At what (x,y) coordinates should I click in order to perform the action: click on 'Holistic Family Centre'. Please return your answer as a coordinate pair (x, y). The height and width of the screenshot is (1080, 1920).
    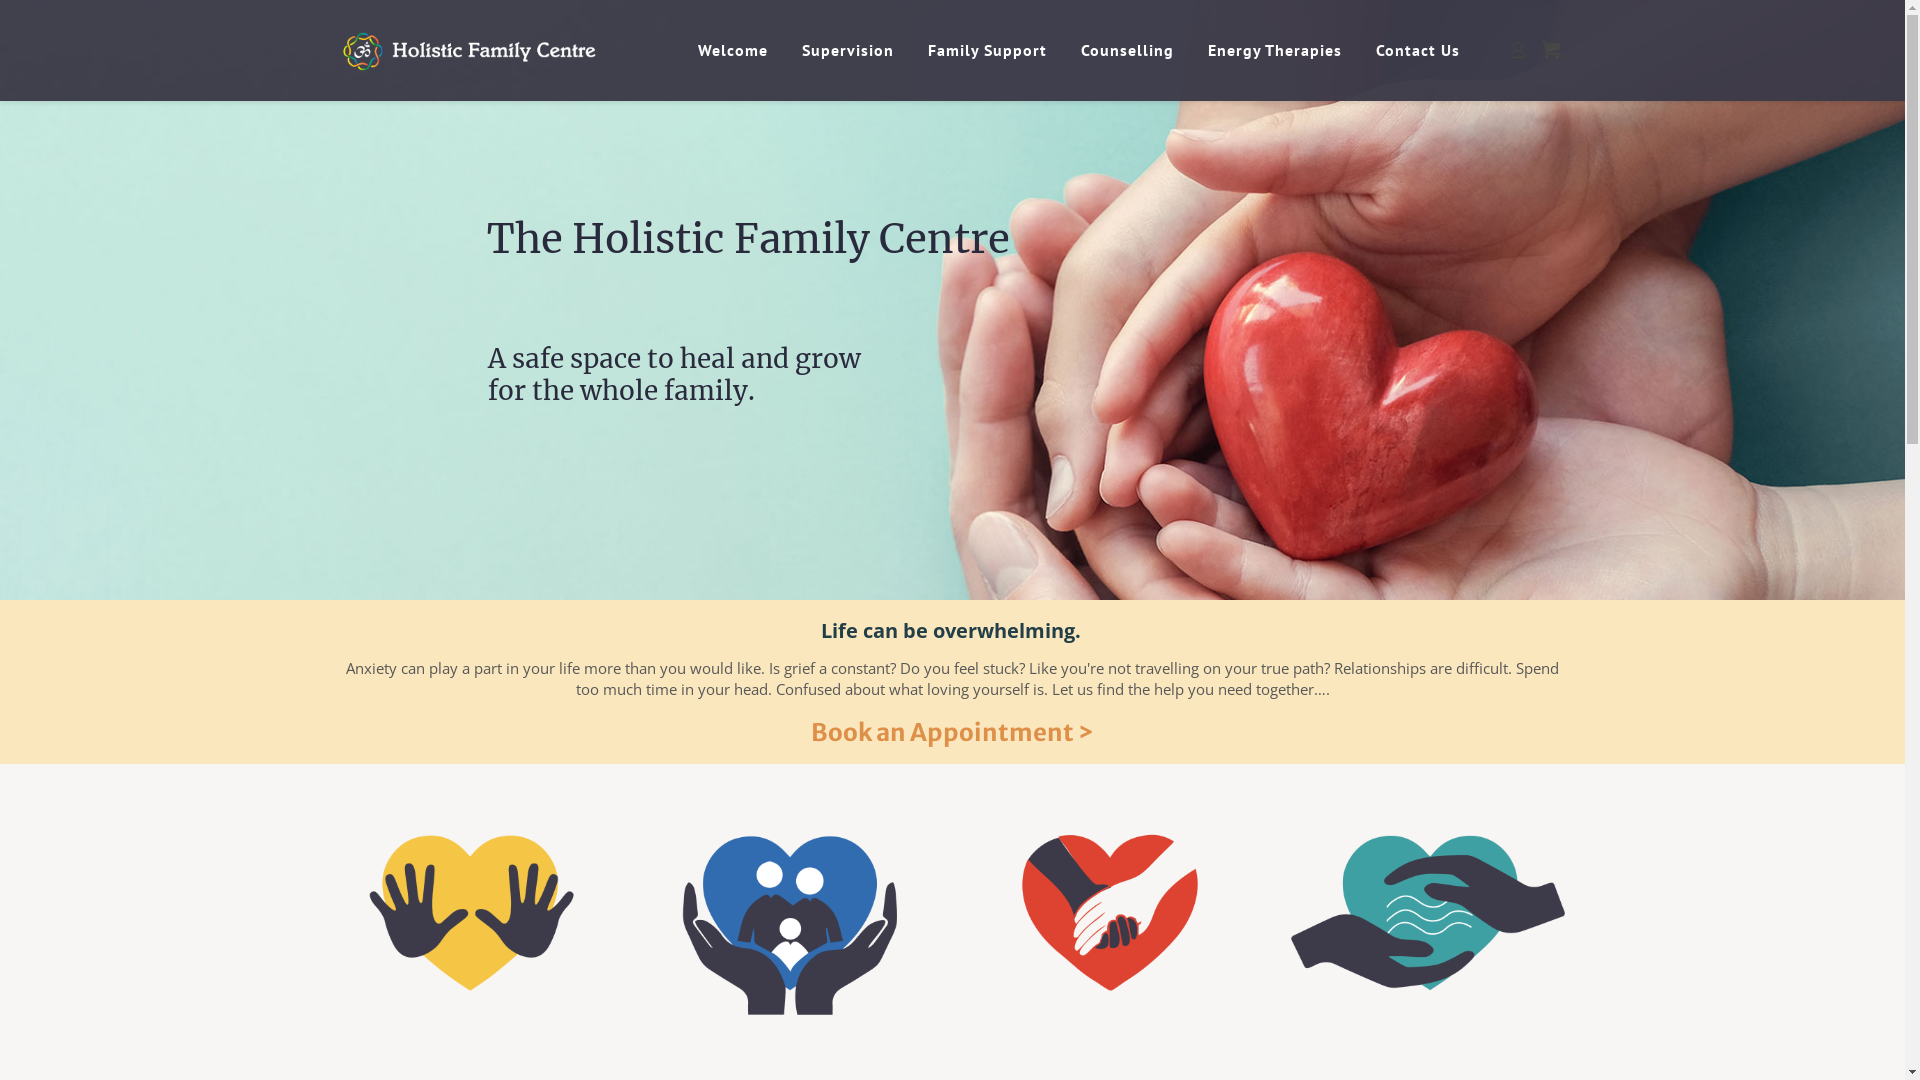
    Looking at the image, I should click on (502, 49).